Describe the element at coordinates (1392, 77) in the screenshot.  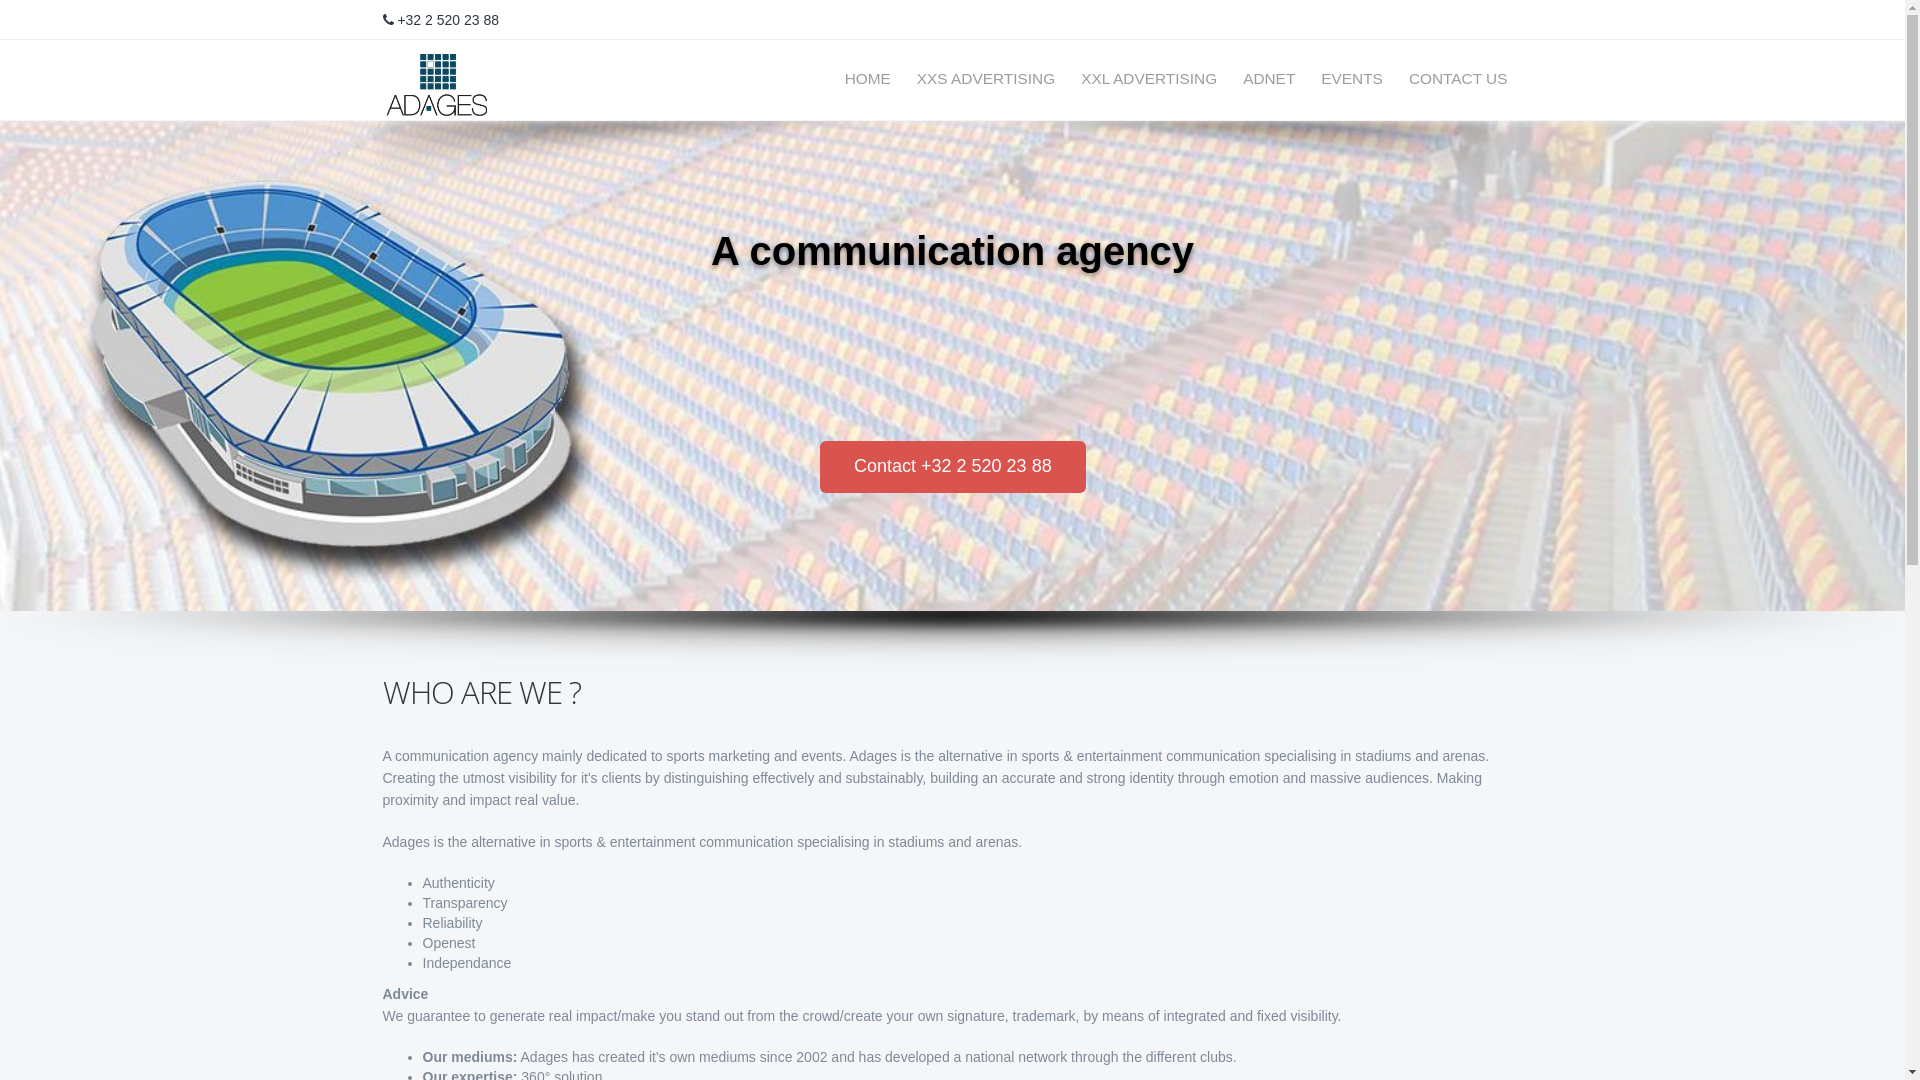
I see `'CONTACT US'` at that location.